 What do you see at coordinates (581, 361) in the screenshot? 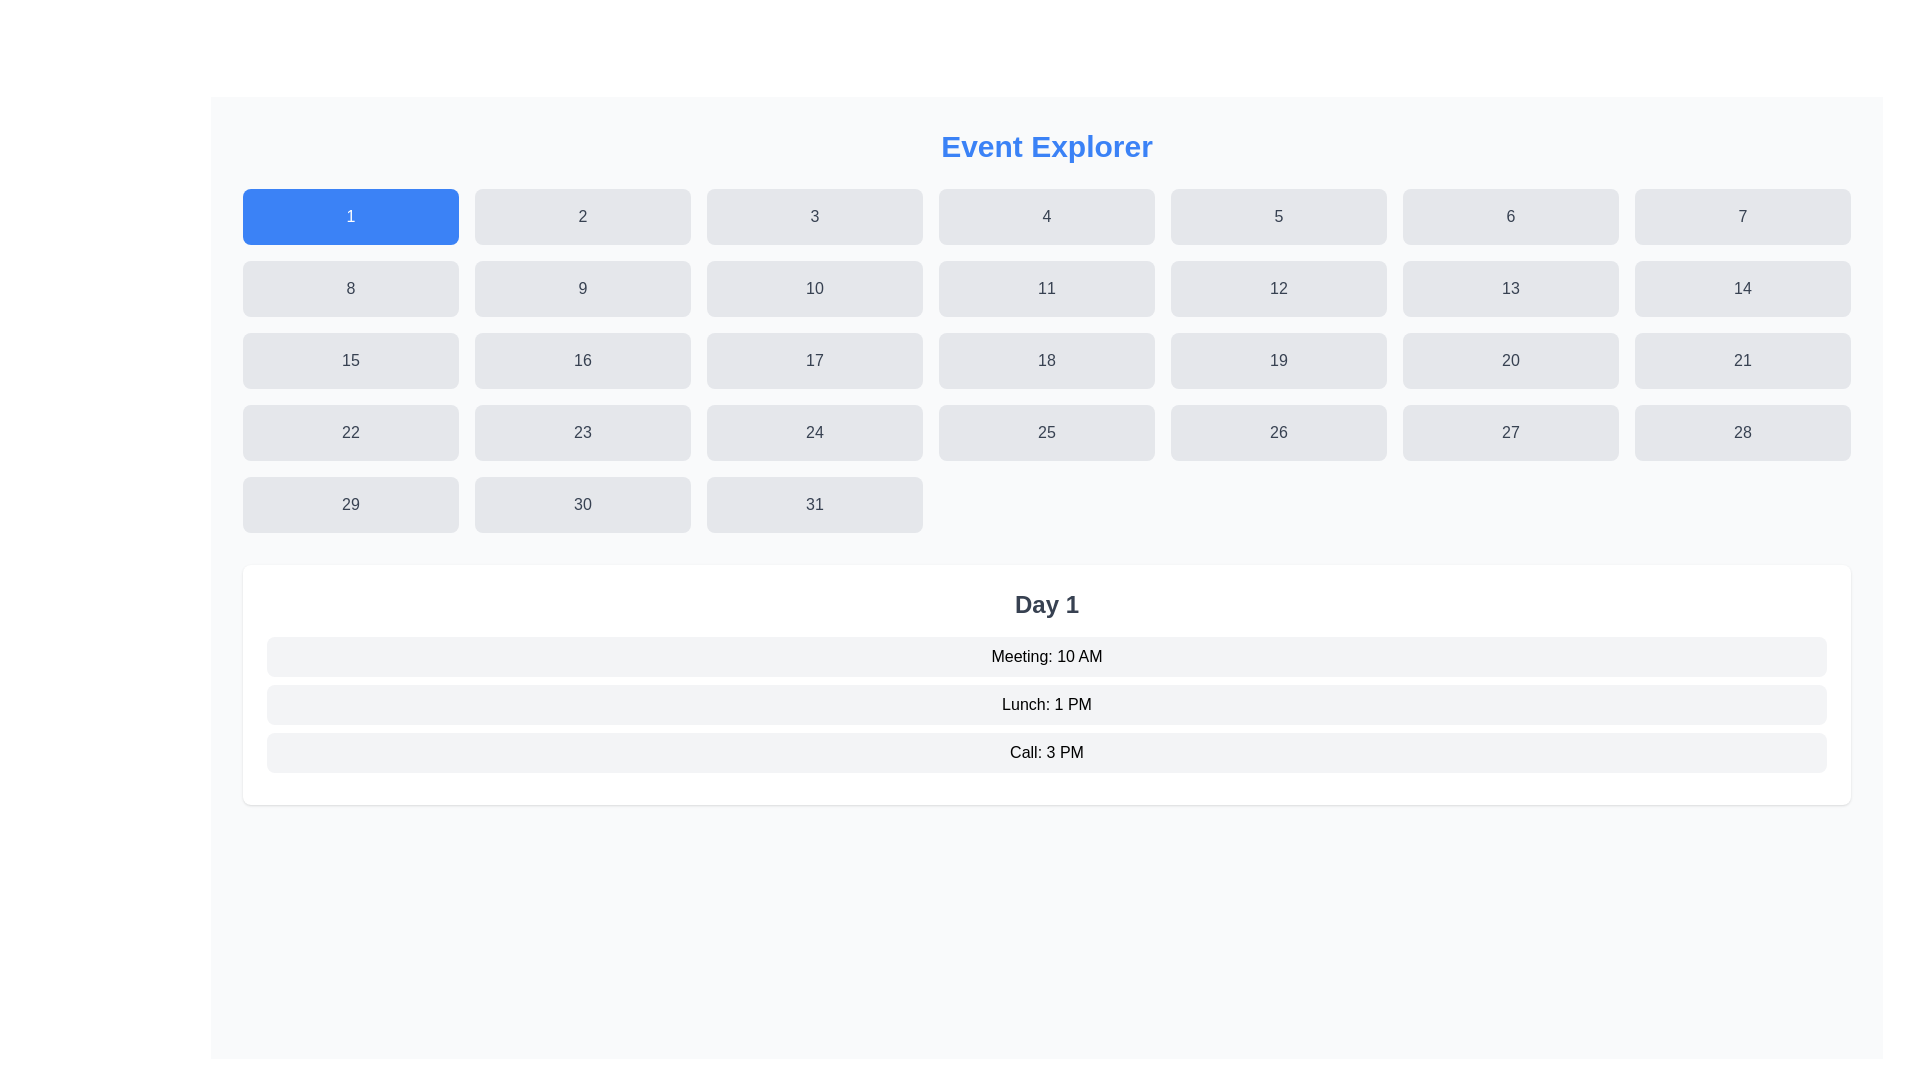
I see `the button representing the number '16' in the fourth row and second column of the grid` at bounding box center [581, 361].